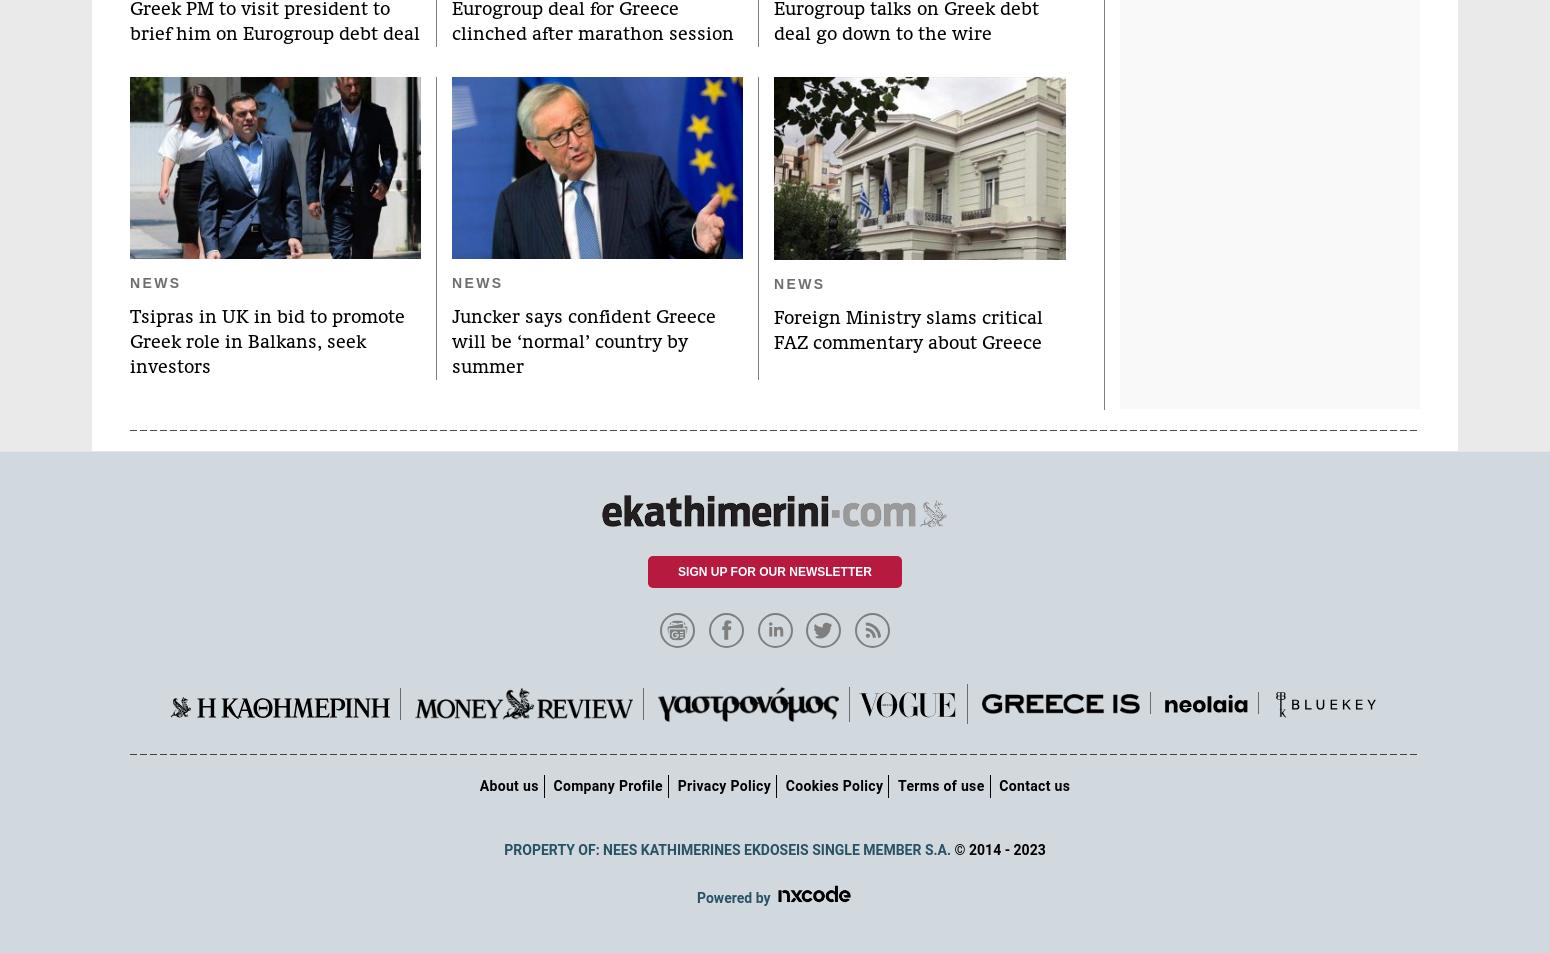  What do you see at coordinates (1034, 786) in the screenshot?
I see `'Contact us'` at bounding box center [1034, 786].